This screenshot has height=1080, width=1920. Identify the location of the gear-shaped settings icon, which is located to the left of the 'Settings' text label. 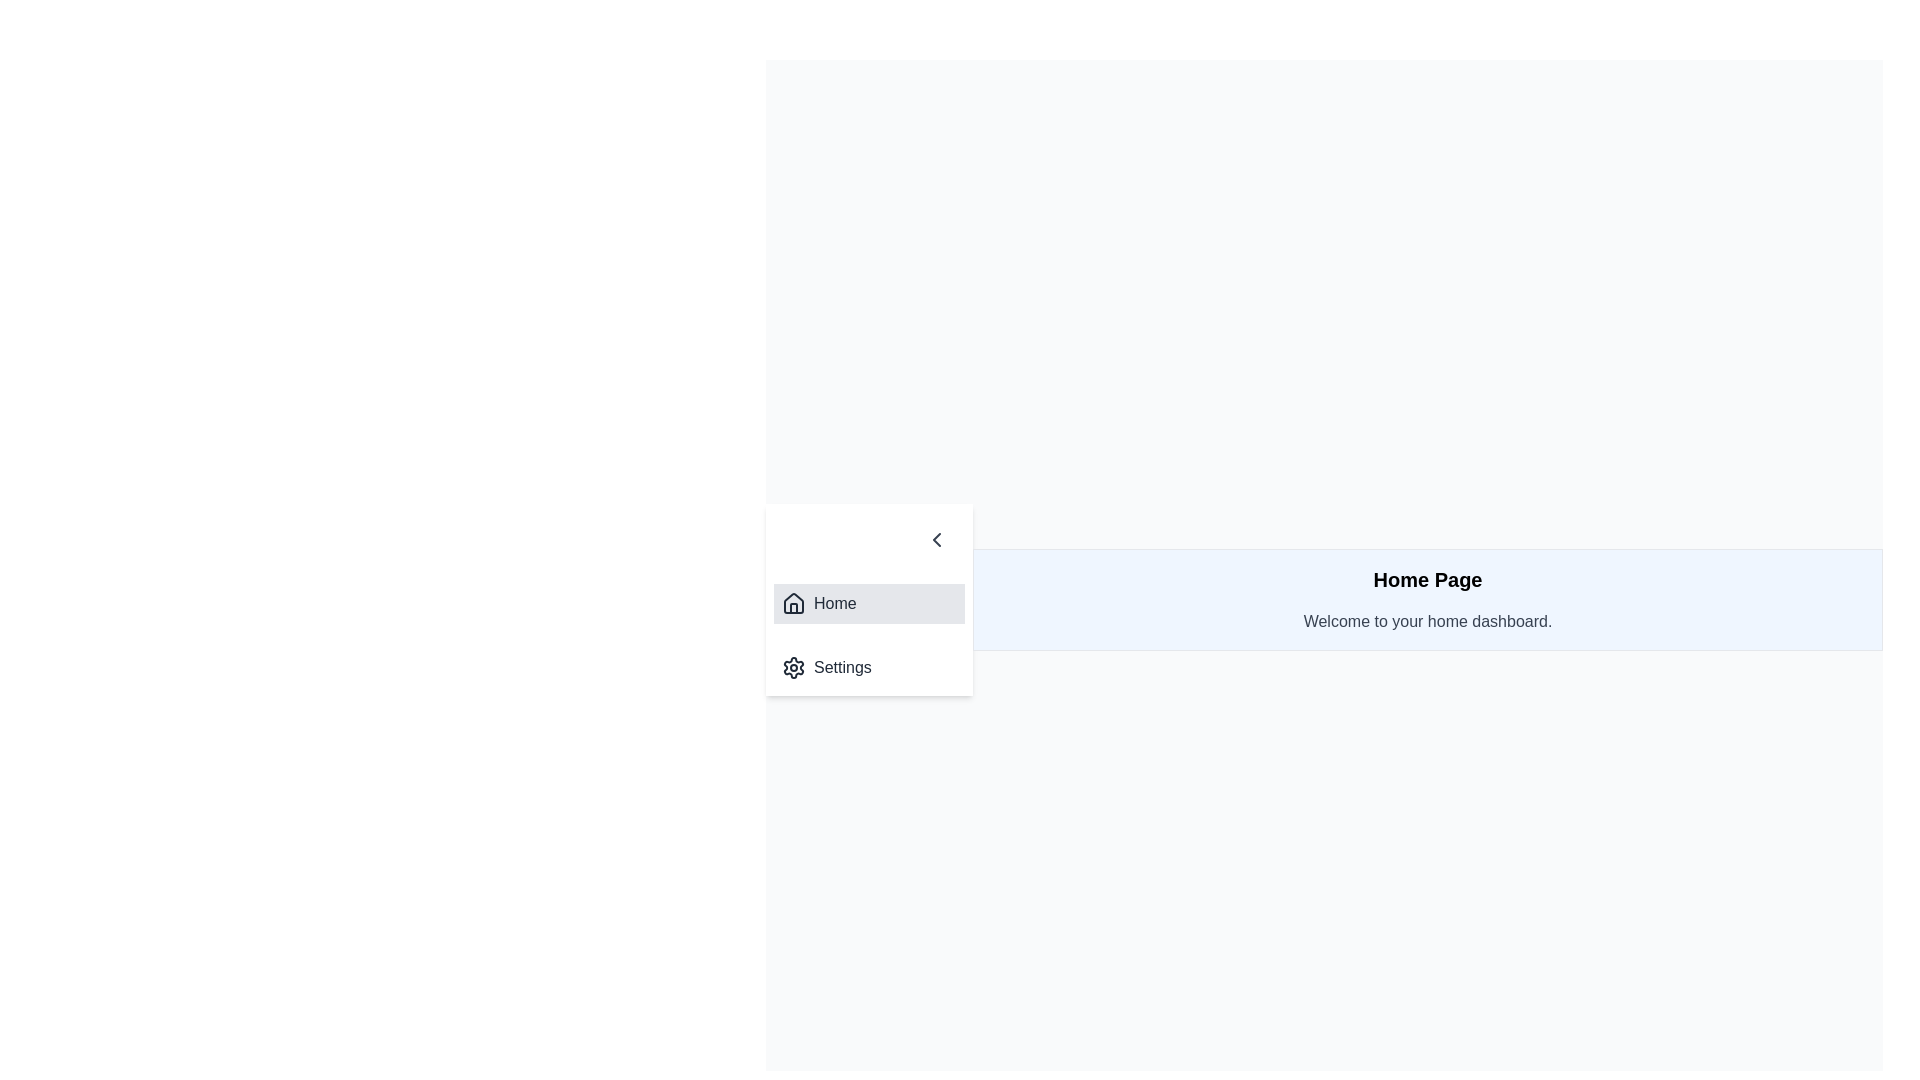
(792, 667).